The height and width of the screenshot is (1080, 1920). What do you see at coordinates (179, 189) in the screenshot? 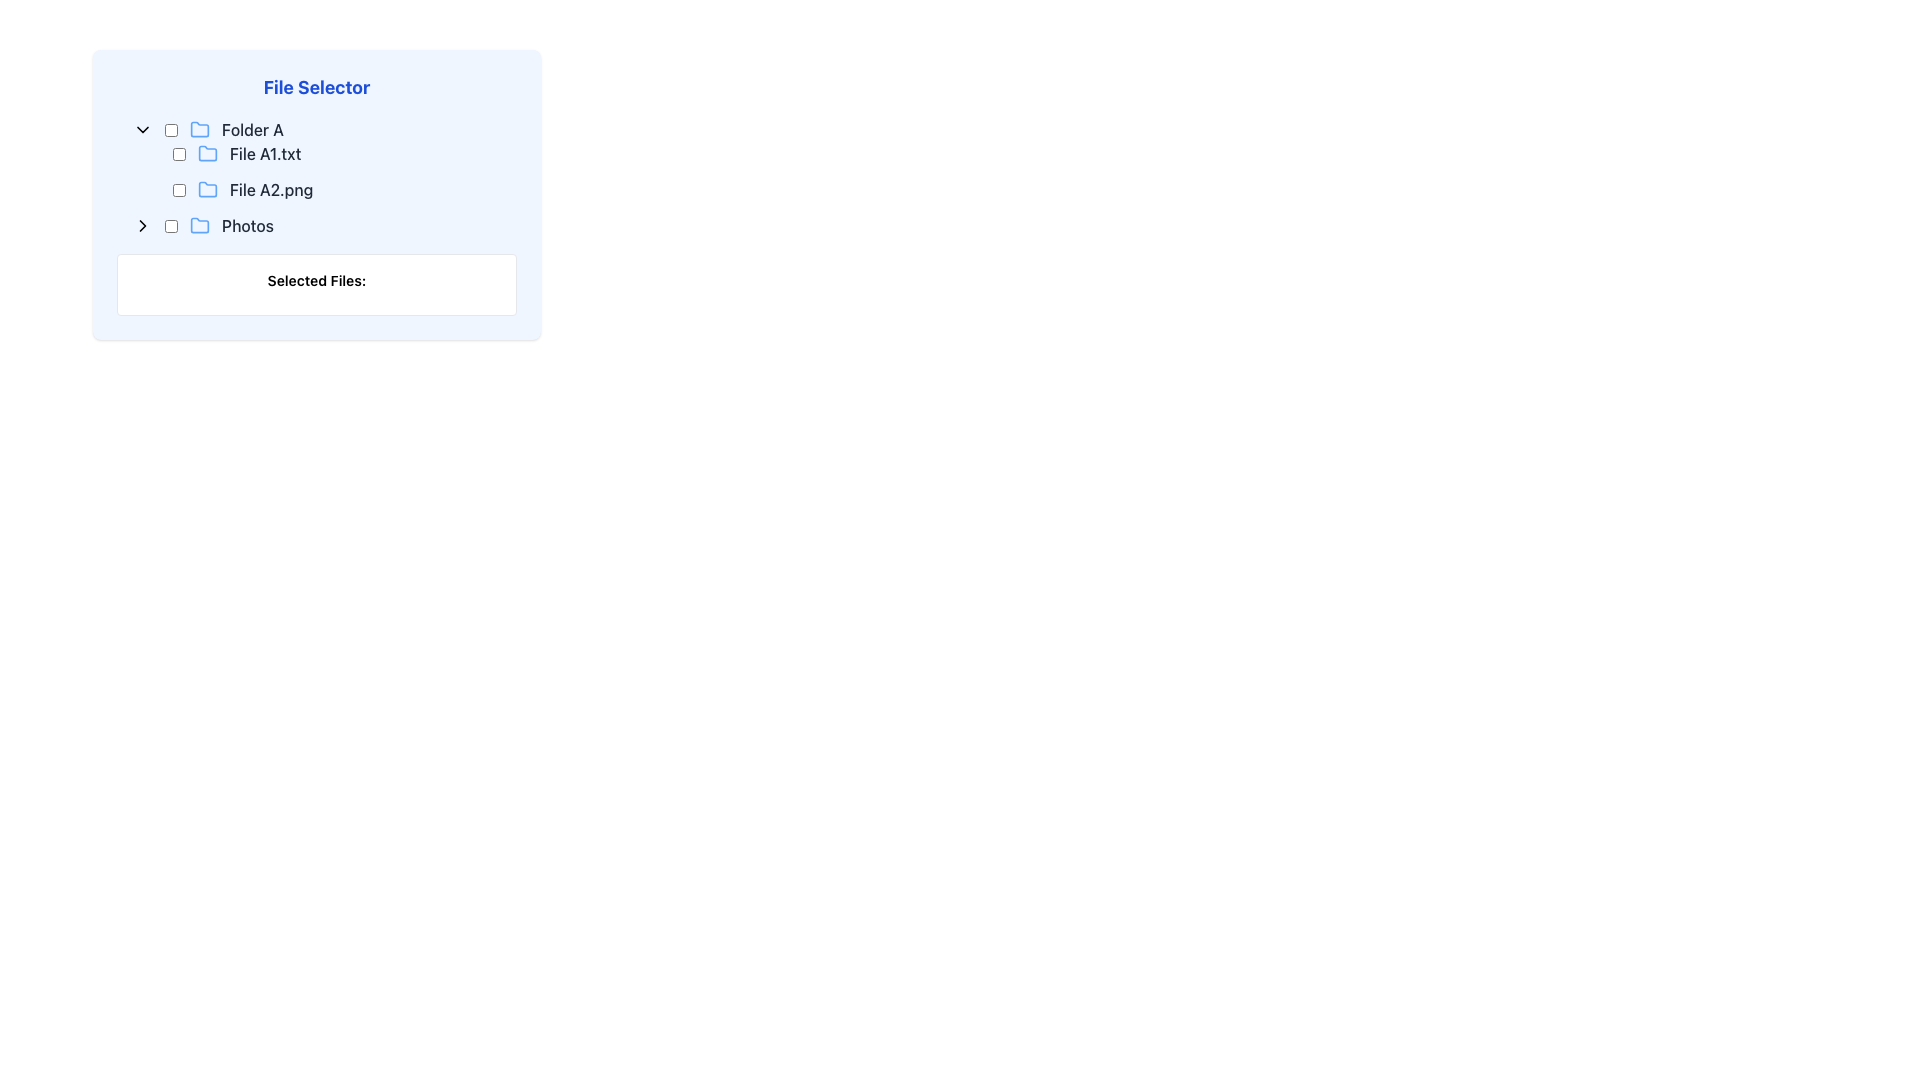
I see `the checkbox associated with 'File A2.png'` at bounding box center [179, 189].